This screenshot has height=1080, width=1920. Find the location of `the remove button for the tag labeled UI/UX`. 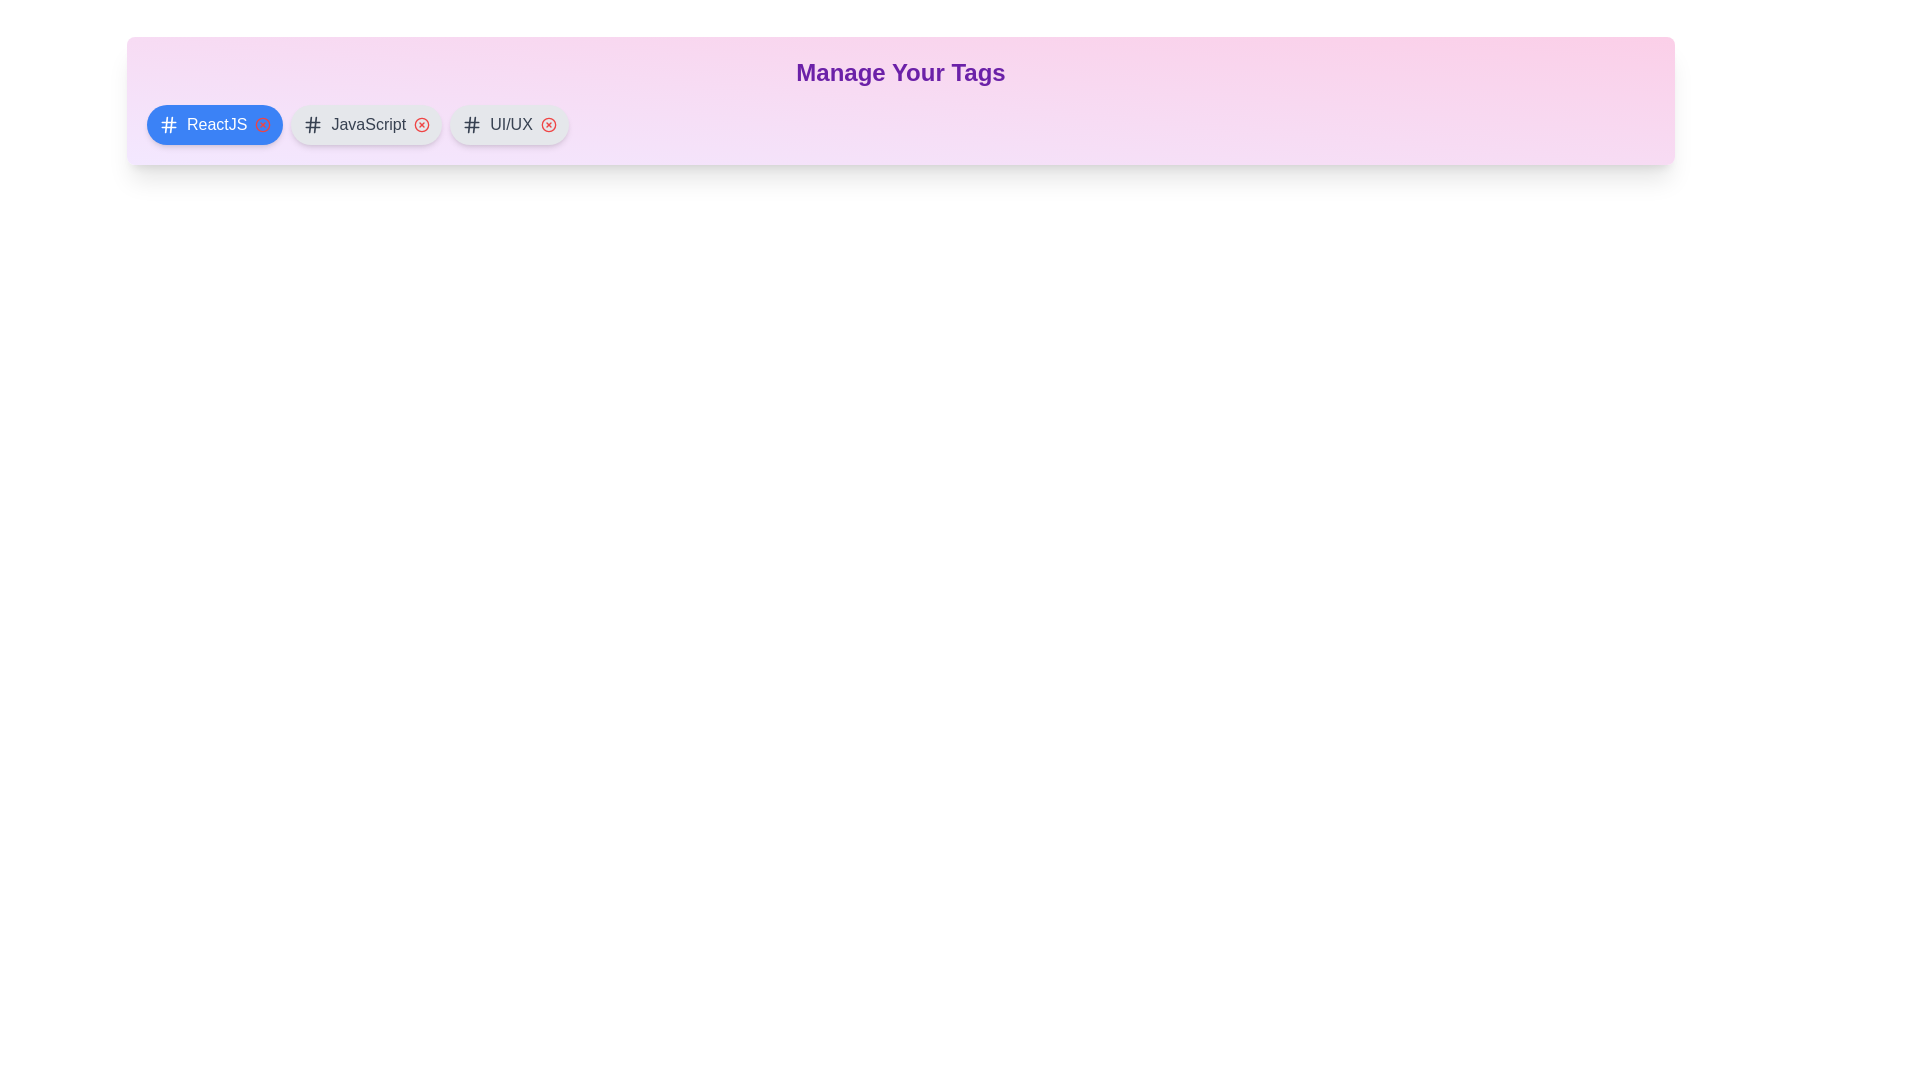

the remove button for the tag labeled UI/UX is located at coordinates (548, 124).